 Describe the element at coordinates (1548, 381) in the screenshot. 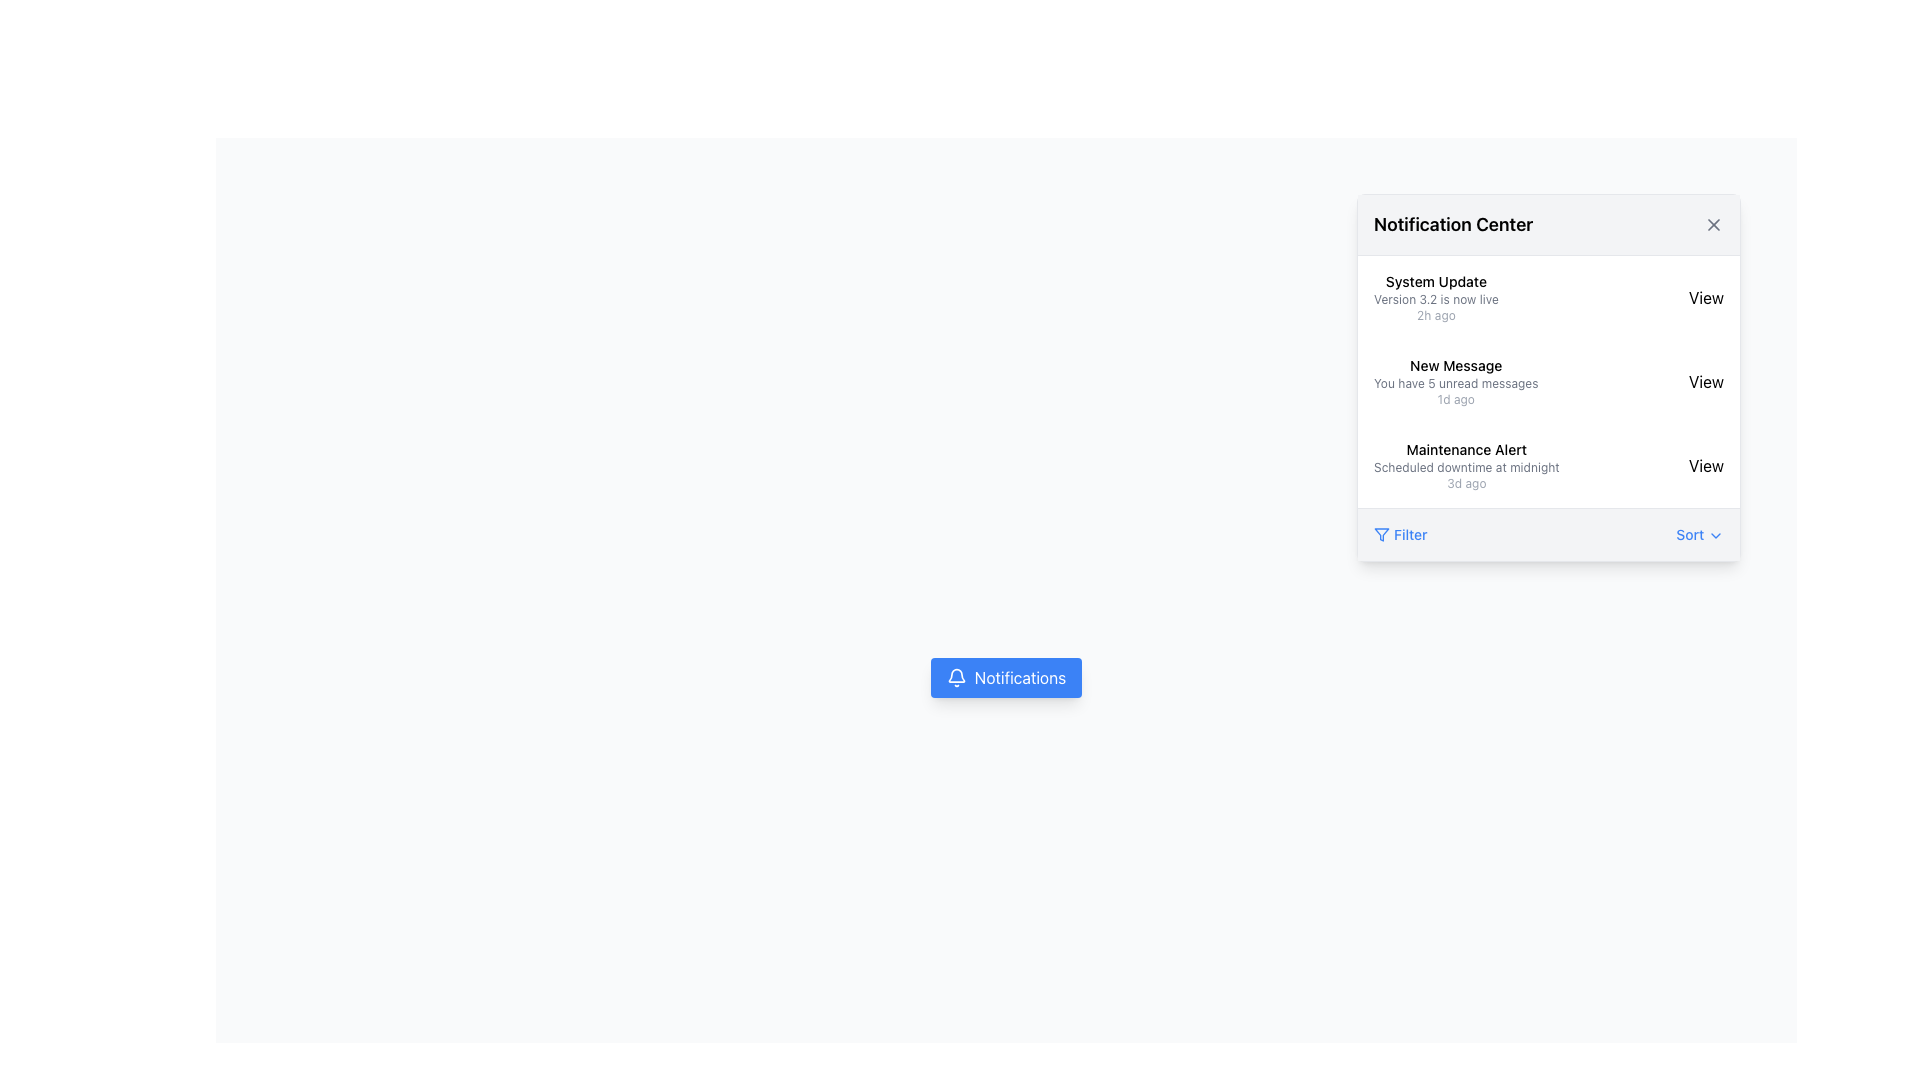

I see `the second notification entry element displaying 'New Message' with the description 'You have 5 unread messages'` at that location.